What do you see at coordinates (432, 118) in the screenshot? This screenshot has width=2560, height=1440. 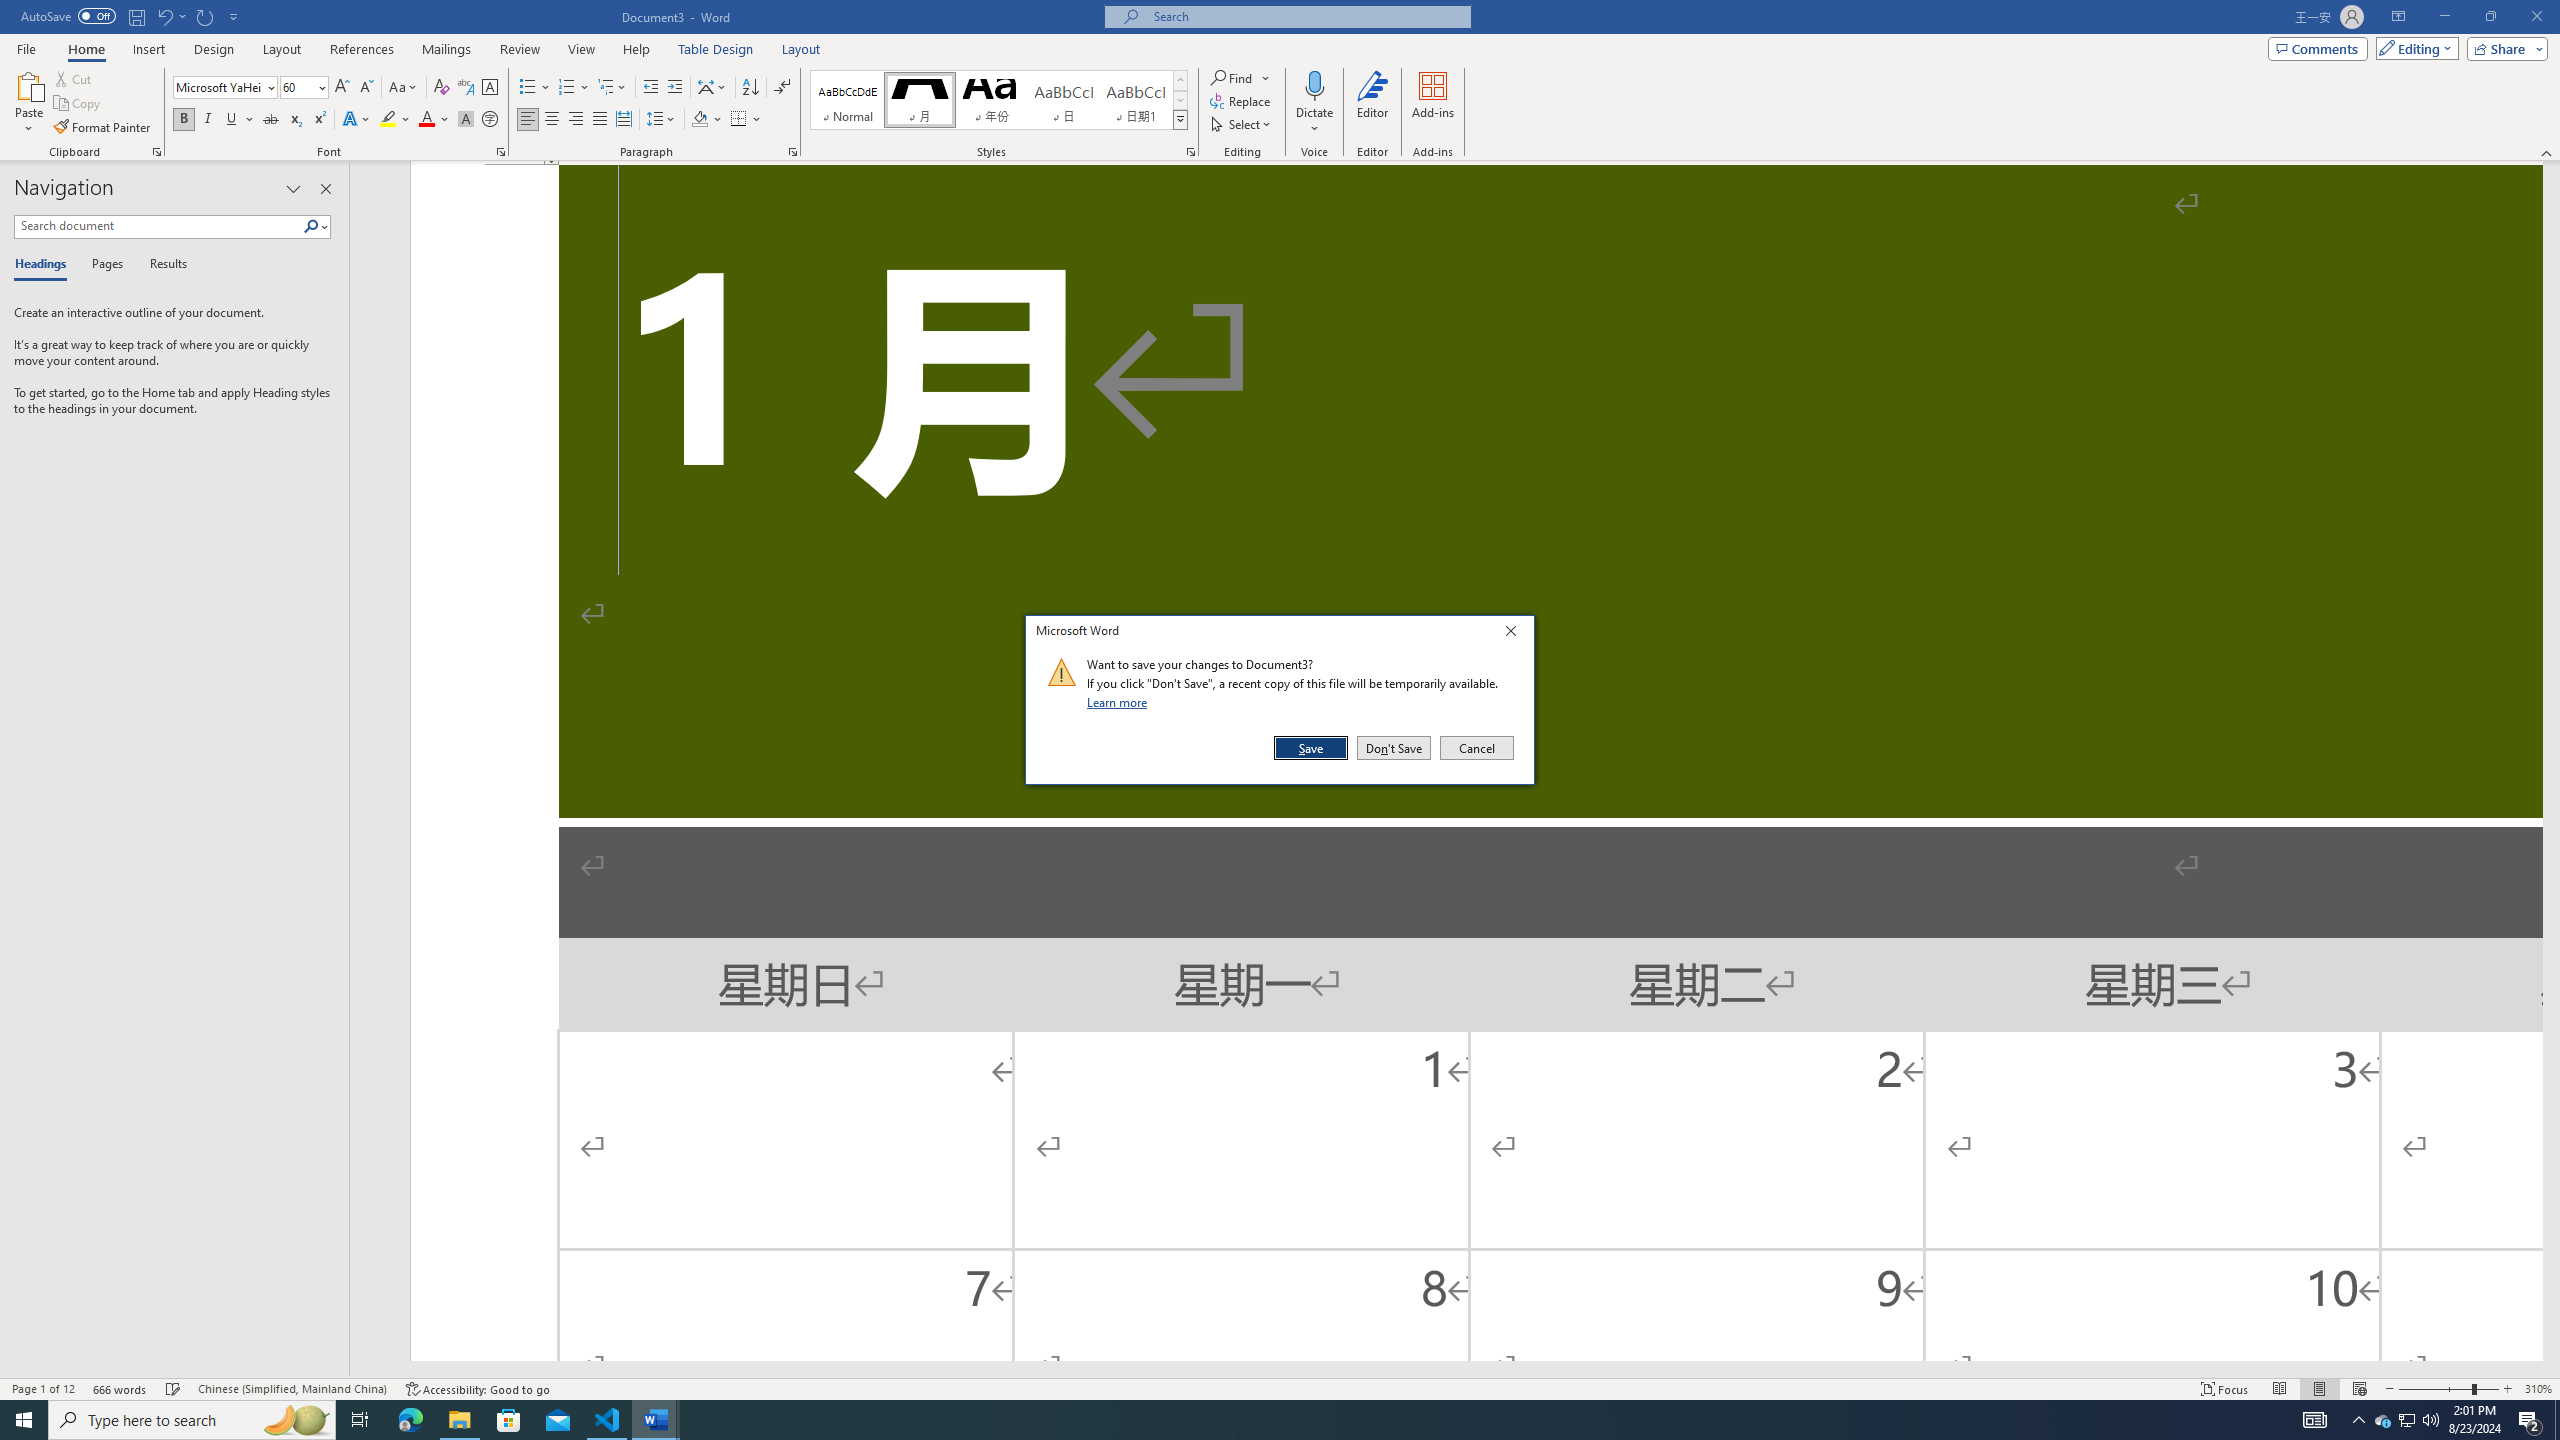 I see `'Font Color'` at bounding box center [432, 118].